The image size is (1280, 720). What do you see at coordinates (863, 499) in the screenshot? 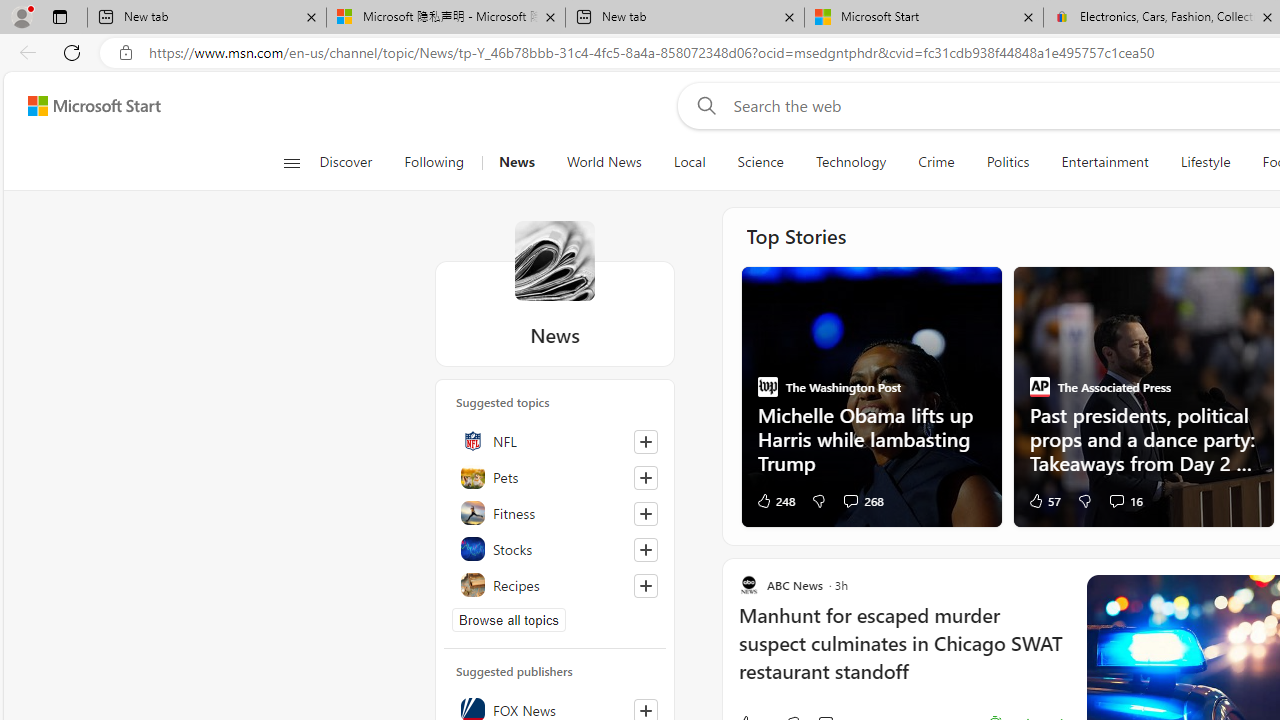
I see `'View comments 268 Comment'` at bounding box center [863, 499].